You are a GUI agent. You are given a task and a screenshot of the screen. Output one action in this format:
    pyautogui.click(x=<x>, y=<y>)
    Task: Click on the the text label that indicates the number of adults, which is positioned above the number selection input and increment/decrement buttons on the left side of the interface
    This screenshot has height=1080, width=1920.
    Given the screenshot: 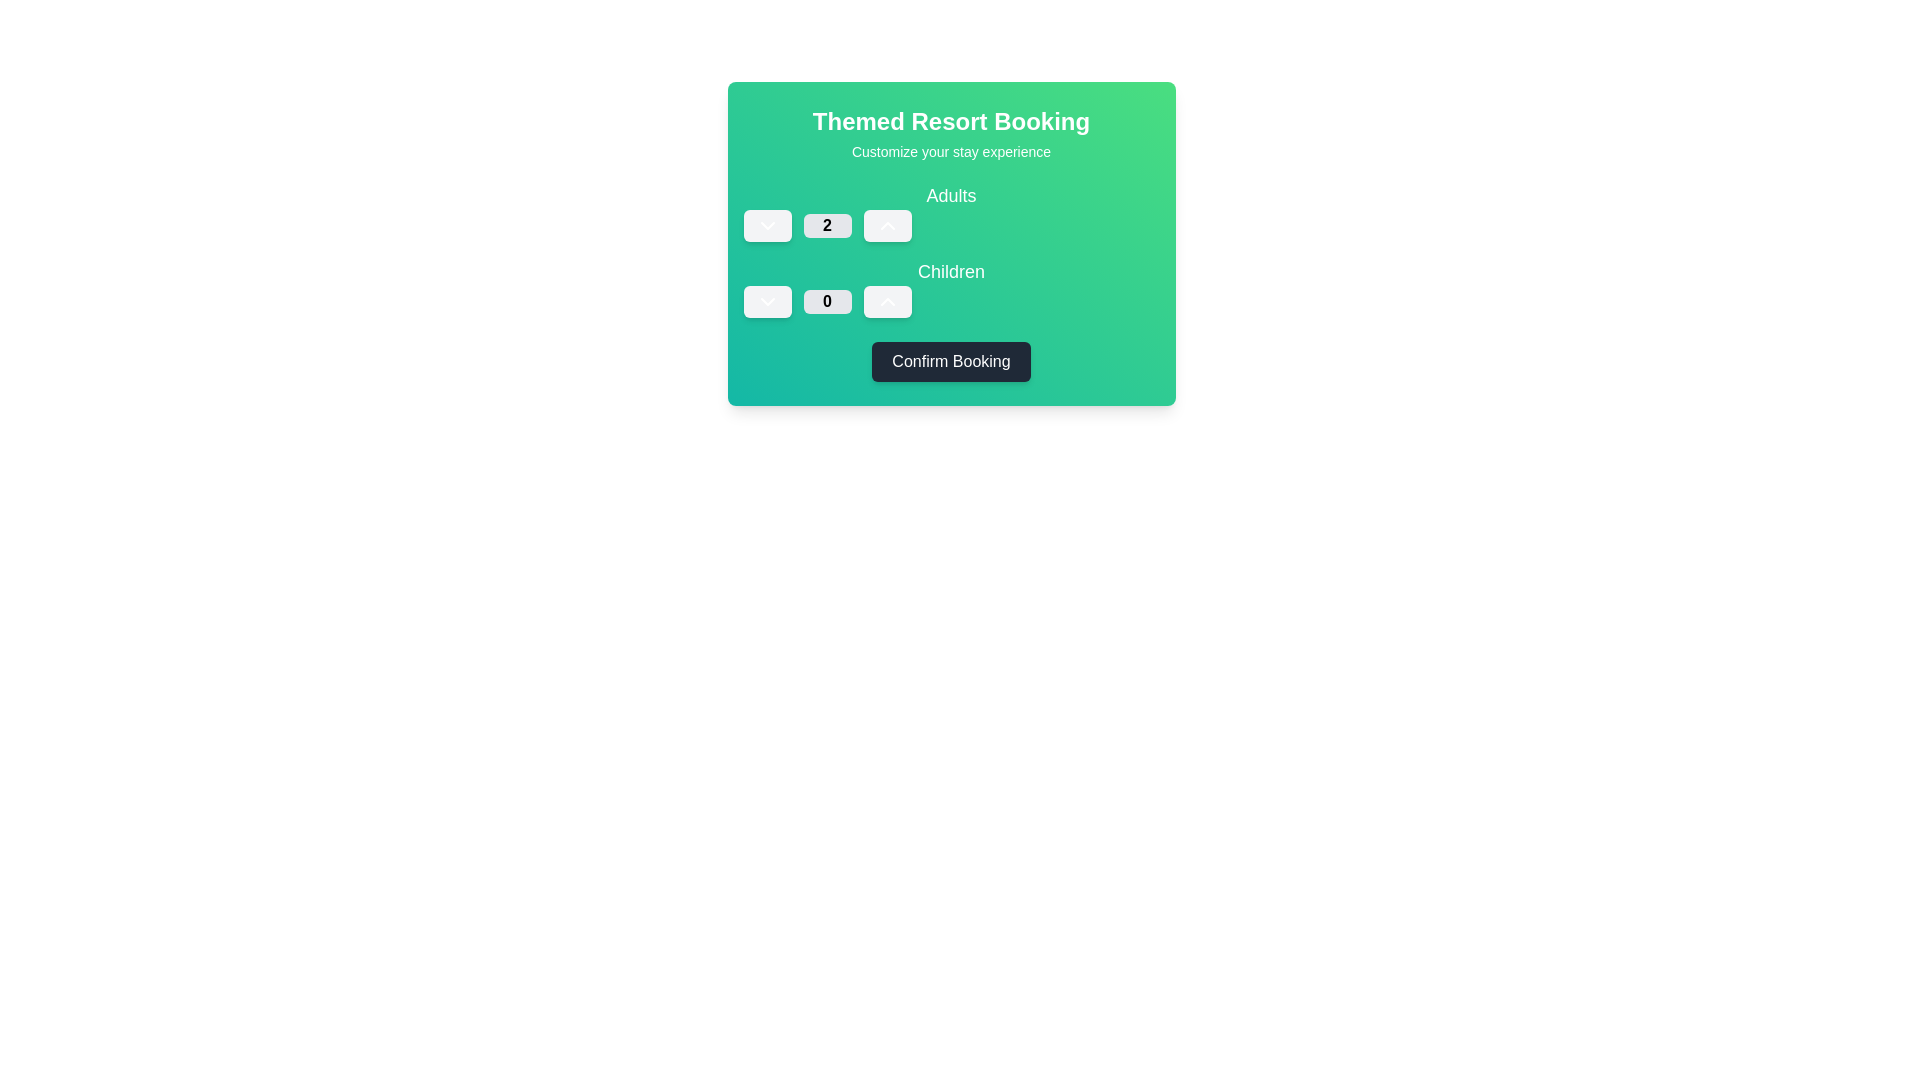 What is the action you would take?
    pyautogui.click(x=950, y=212)
    